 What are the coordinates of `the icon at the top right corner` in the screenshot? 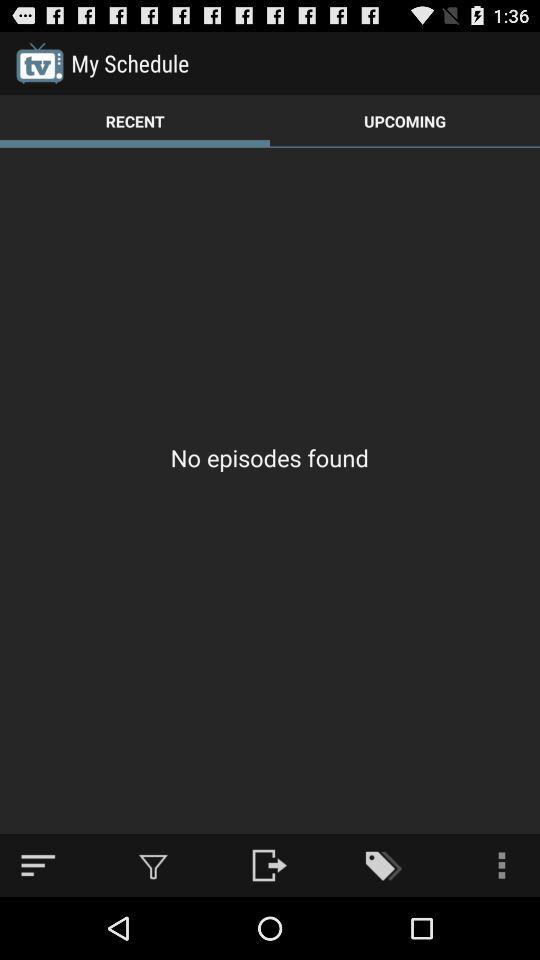 It's located at (405, 120).